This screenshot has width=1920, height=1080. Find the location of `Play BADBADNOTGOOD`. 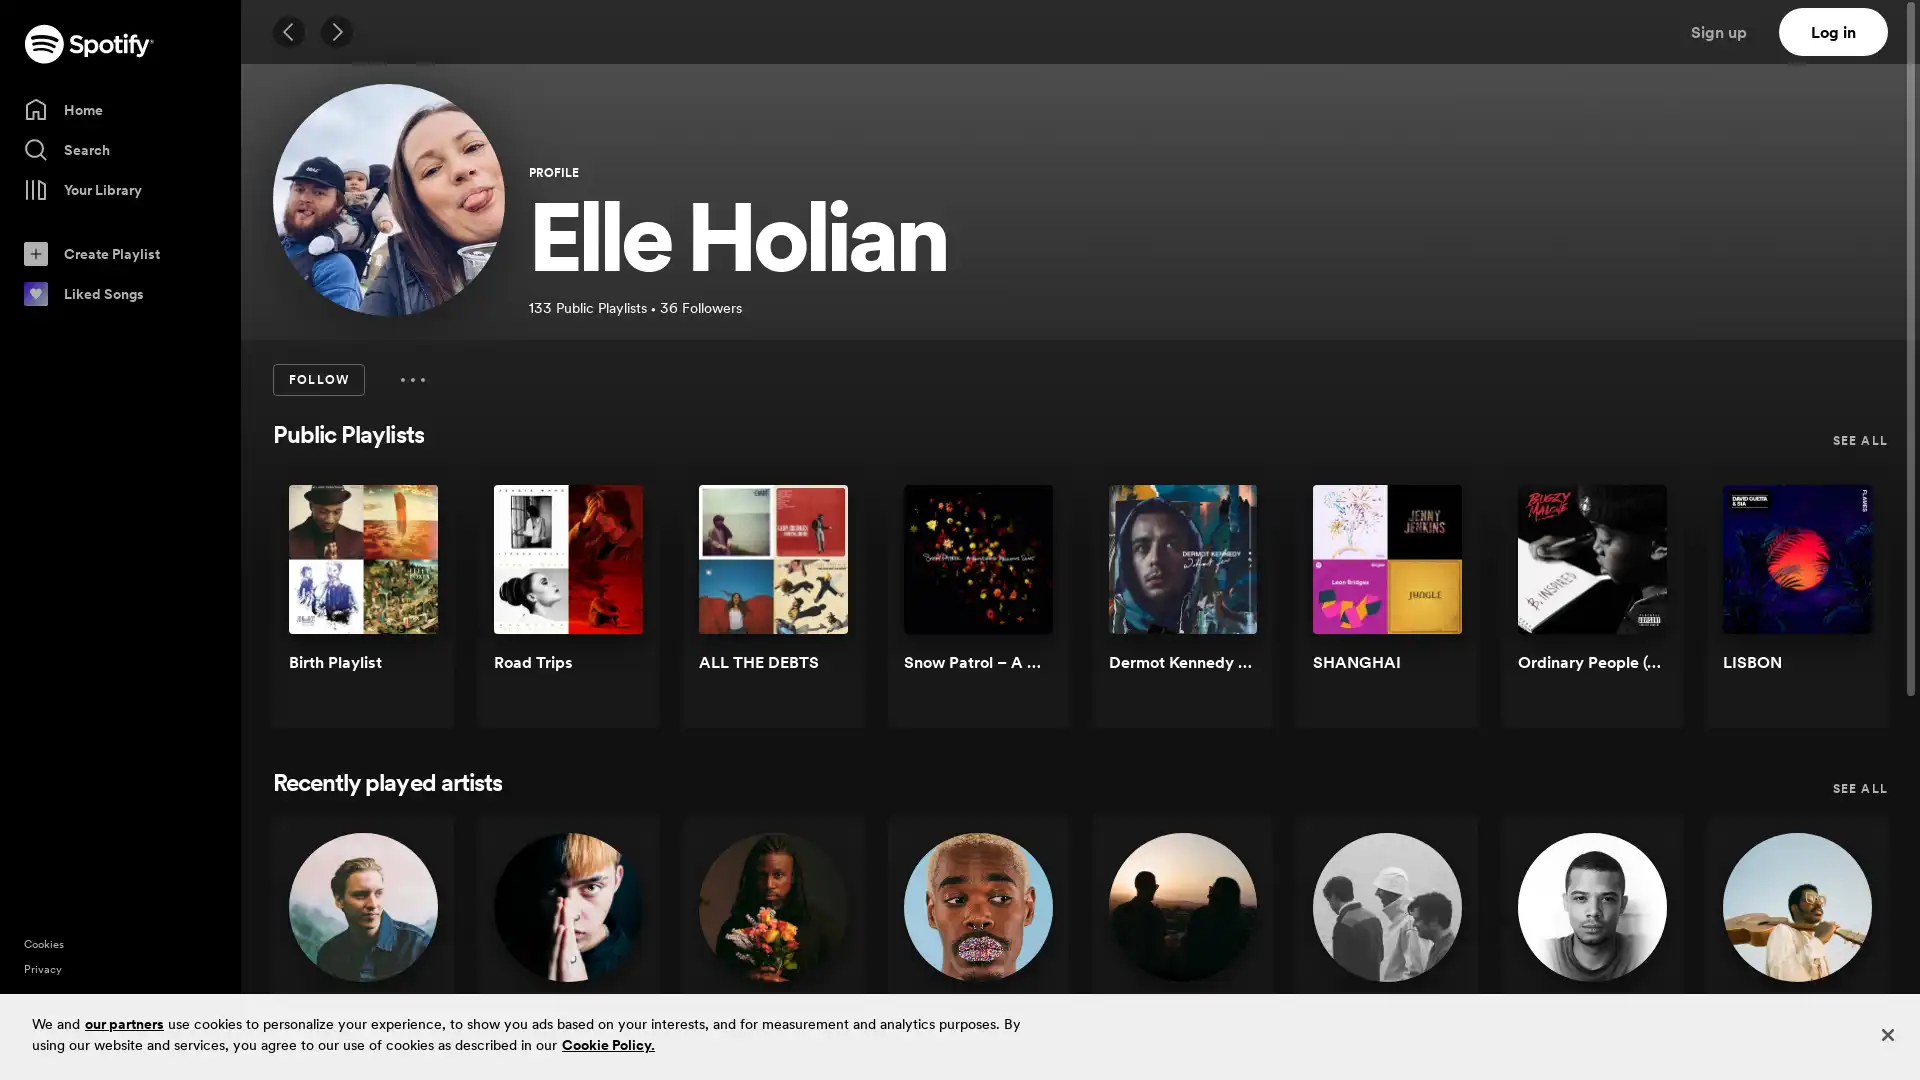

Play BADBADNOTGOOD is located at coordinates (1429, 955).